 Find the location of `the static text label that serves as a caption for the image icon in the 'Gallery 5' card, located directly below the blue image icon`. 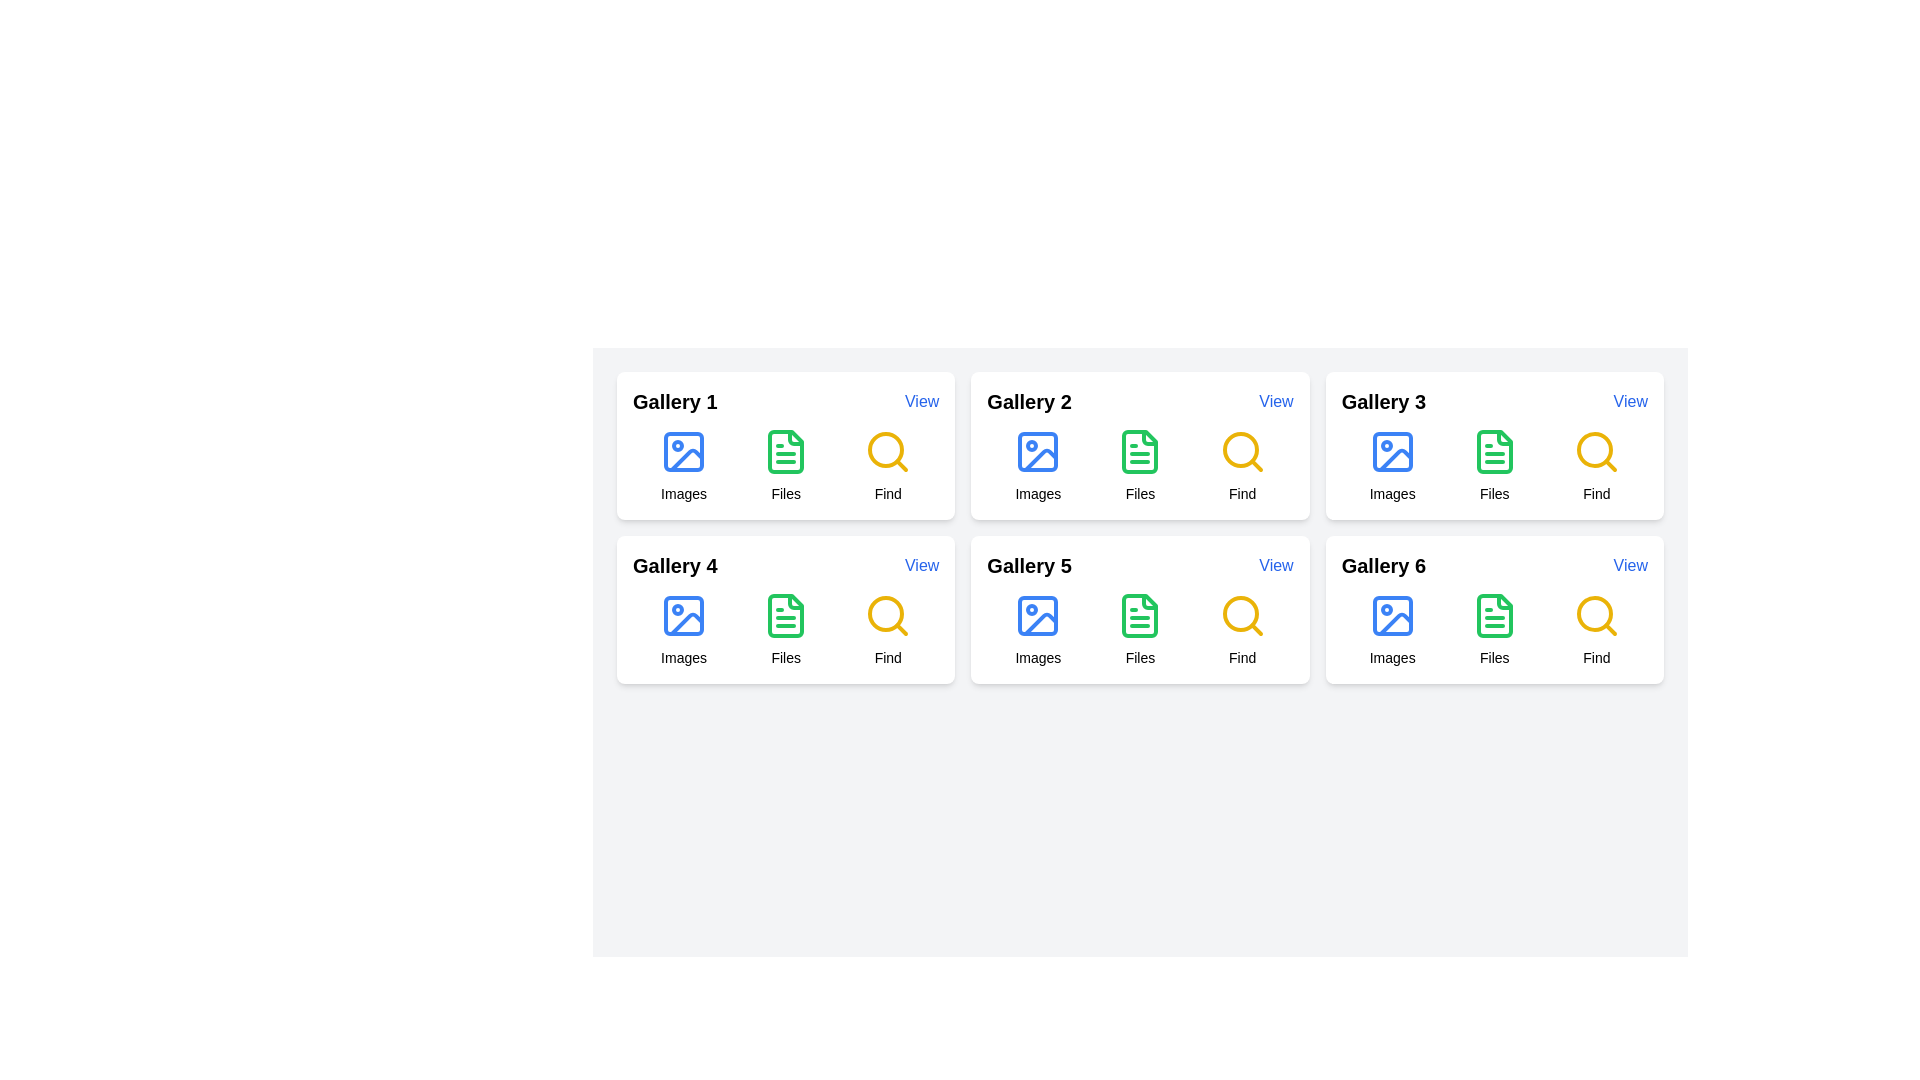

the static text label that serves as a caption for the image icon in the 'Gallery 5' card, located directly below the blue image icon is located at coordinates (1038, 658).